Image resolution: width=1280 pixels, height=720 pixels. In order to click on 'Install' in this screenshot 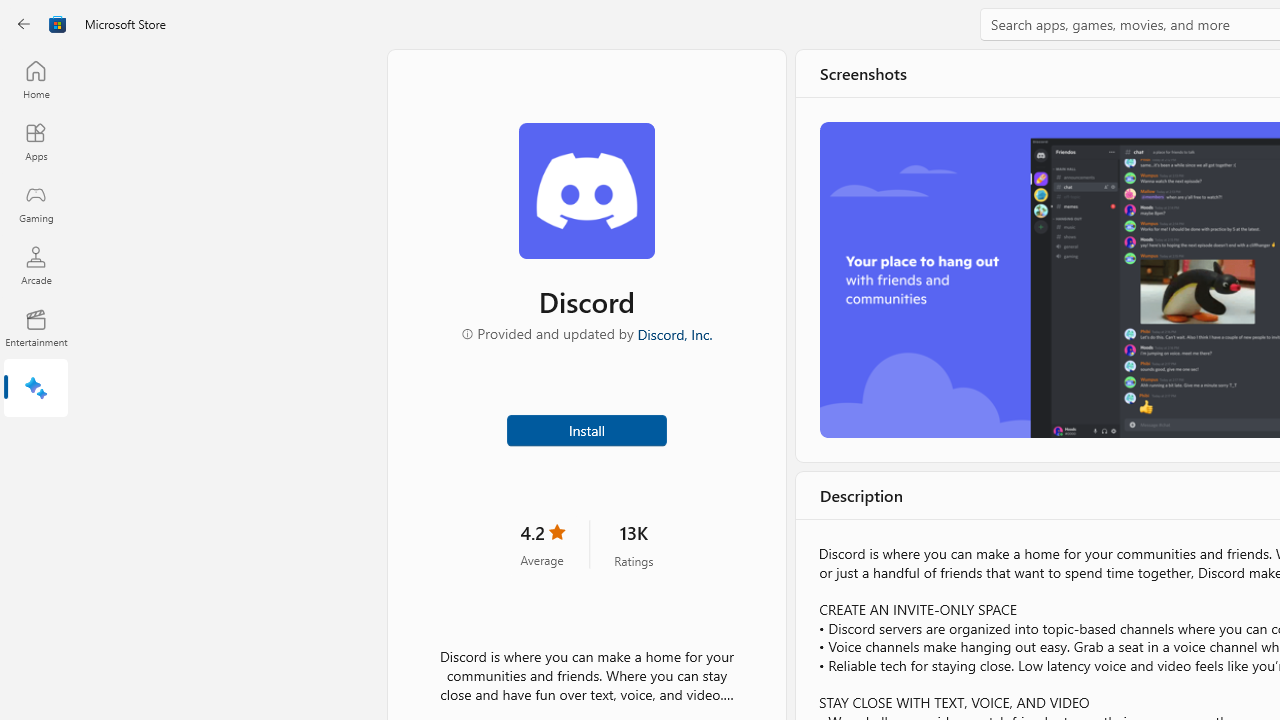, I will do `click(585, 428)`.